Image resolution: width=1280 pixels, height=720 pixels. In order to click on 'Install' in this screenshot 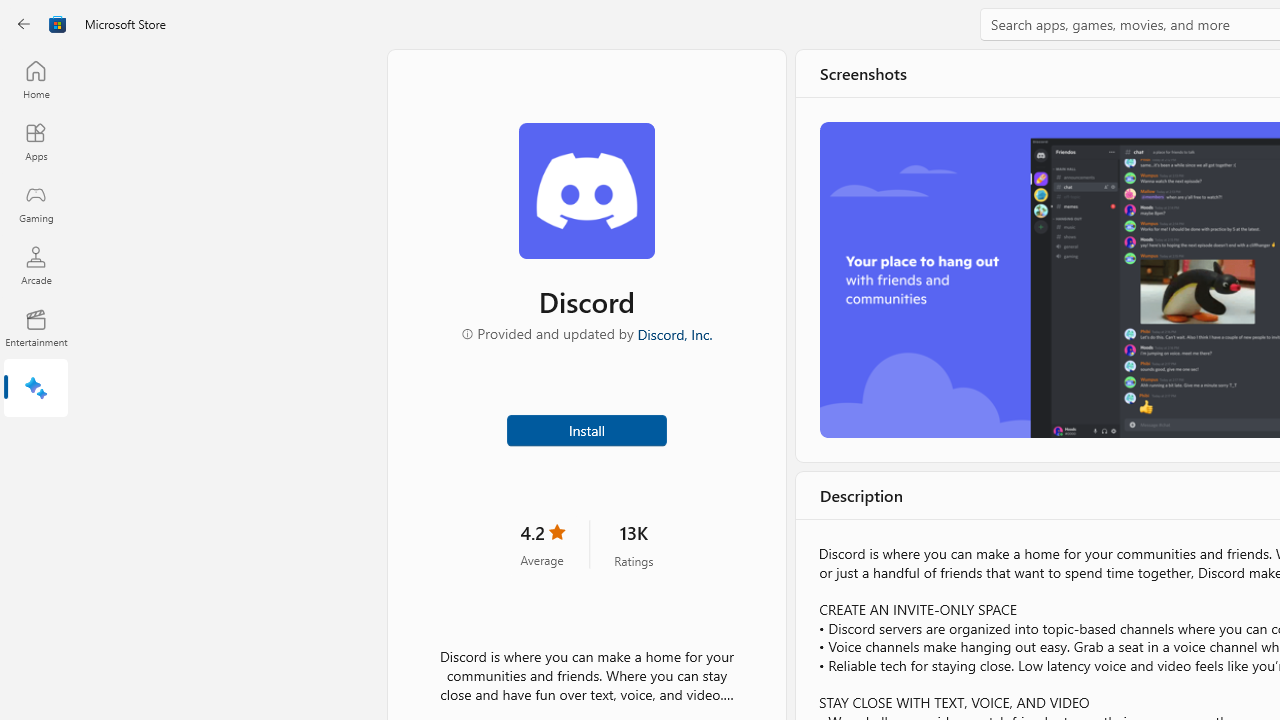, I will do `click(585, 428)`.